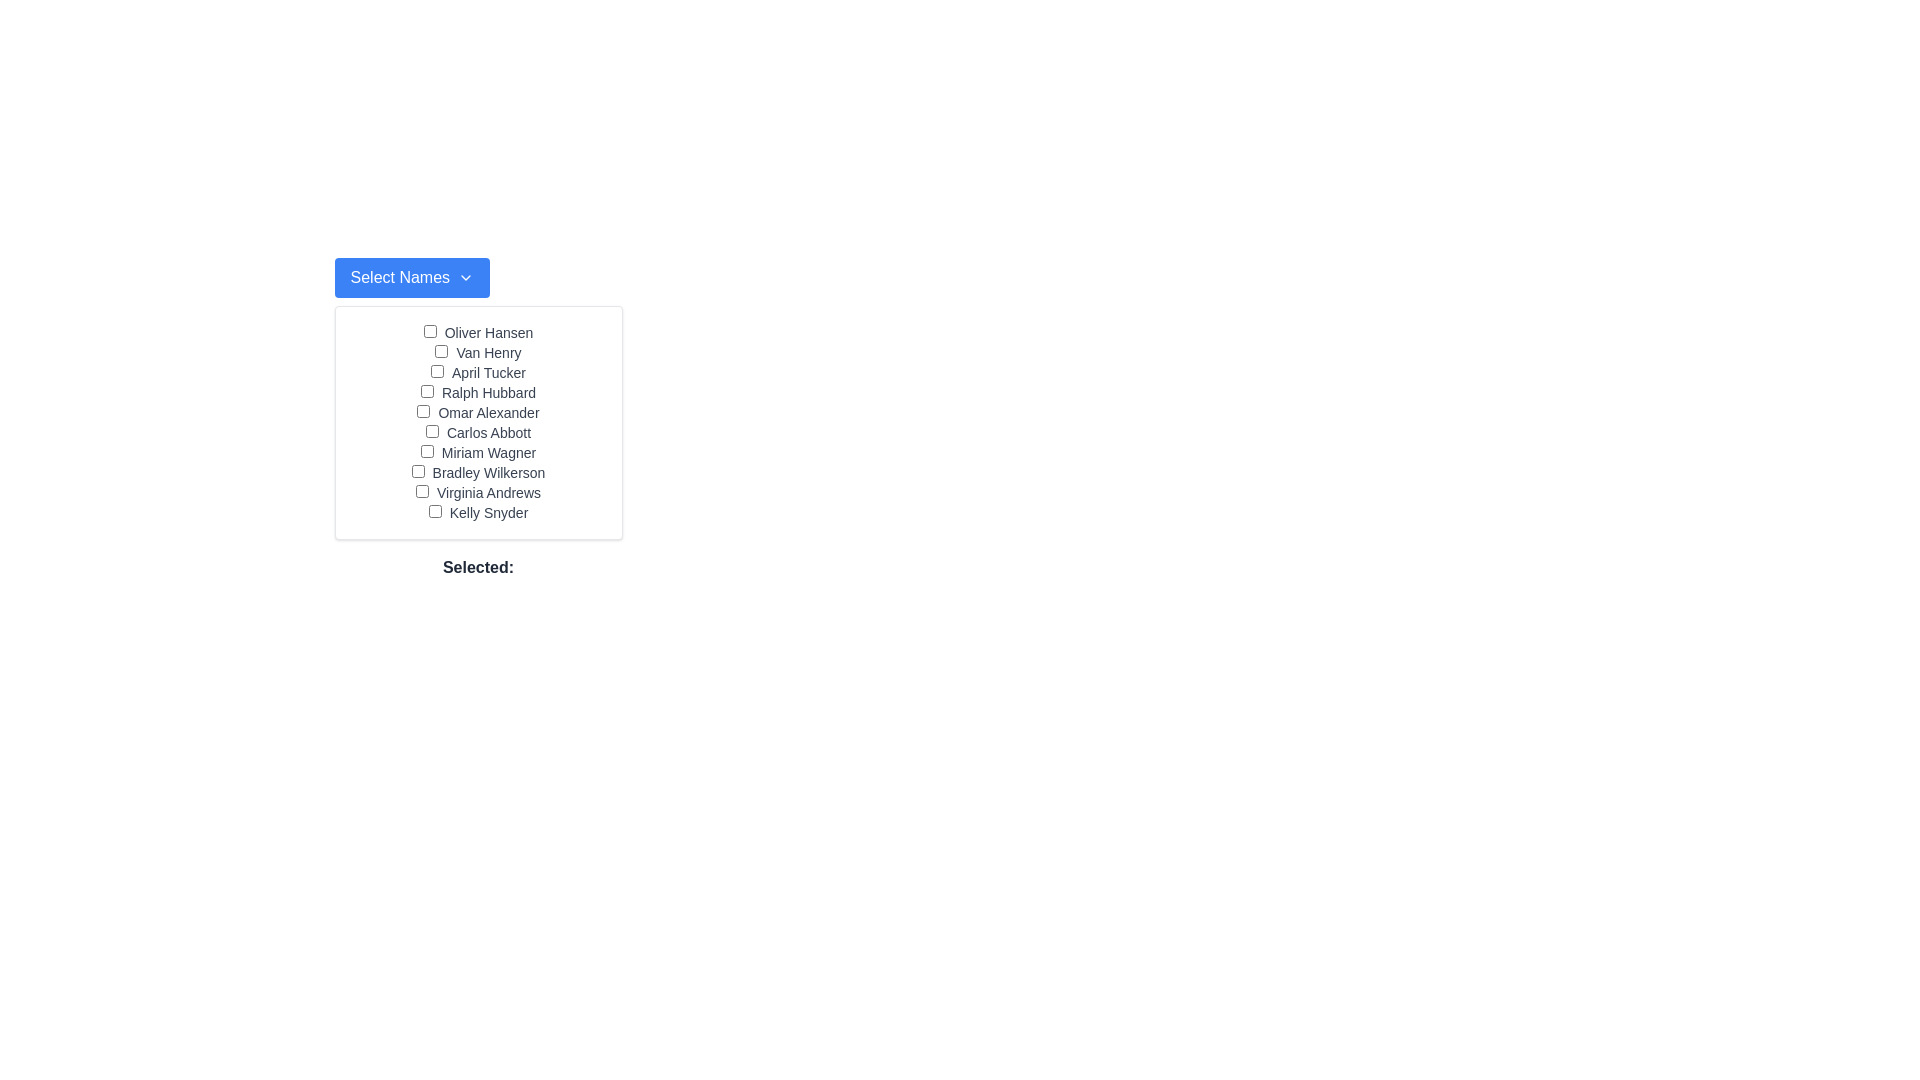 The image size is (1920, 1080). I want to click on the checkboxes inside the panel containing a list of names, so click(477, 422).